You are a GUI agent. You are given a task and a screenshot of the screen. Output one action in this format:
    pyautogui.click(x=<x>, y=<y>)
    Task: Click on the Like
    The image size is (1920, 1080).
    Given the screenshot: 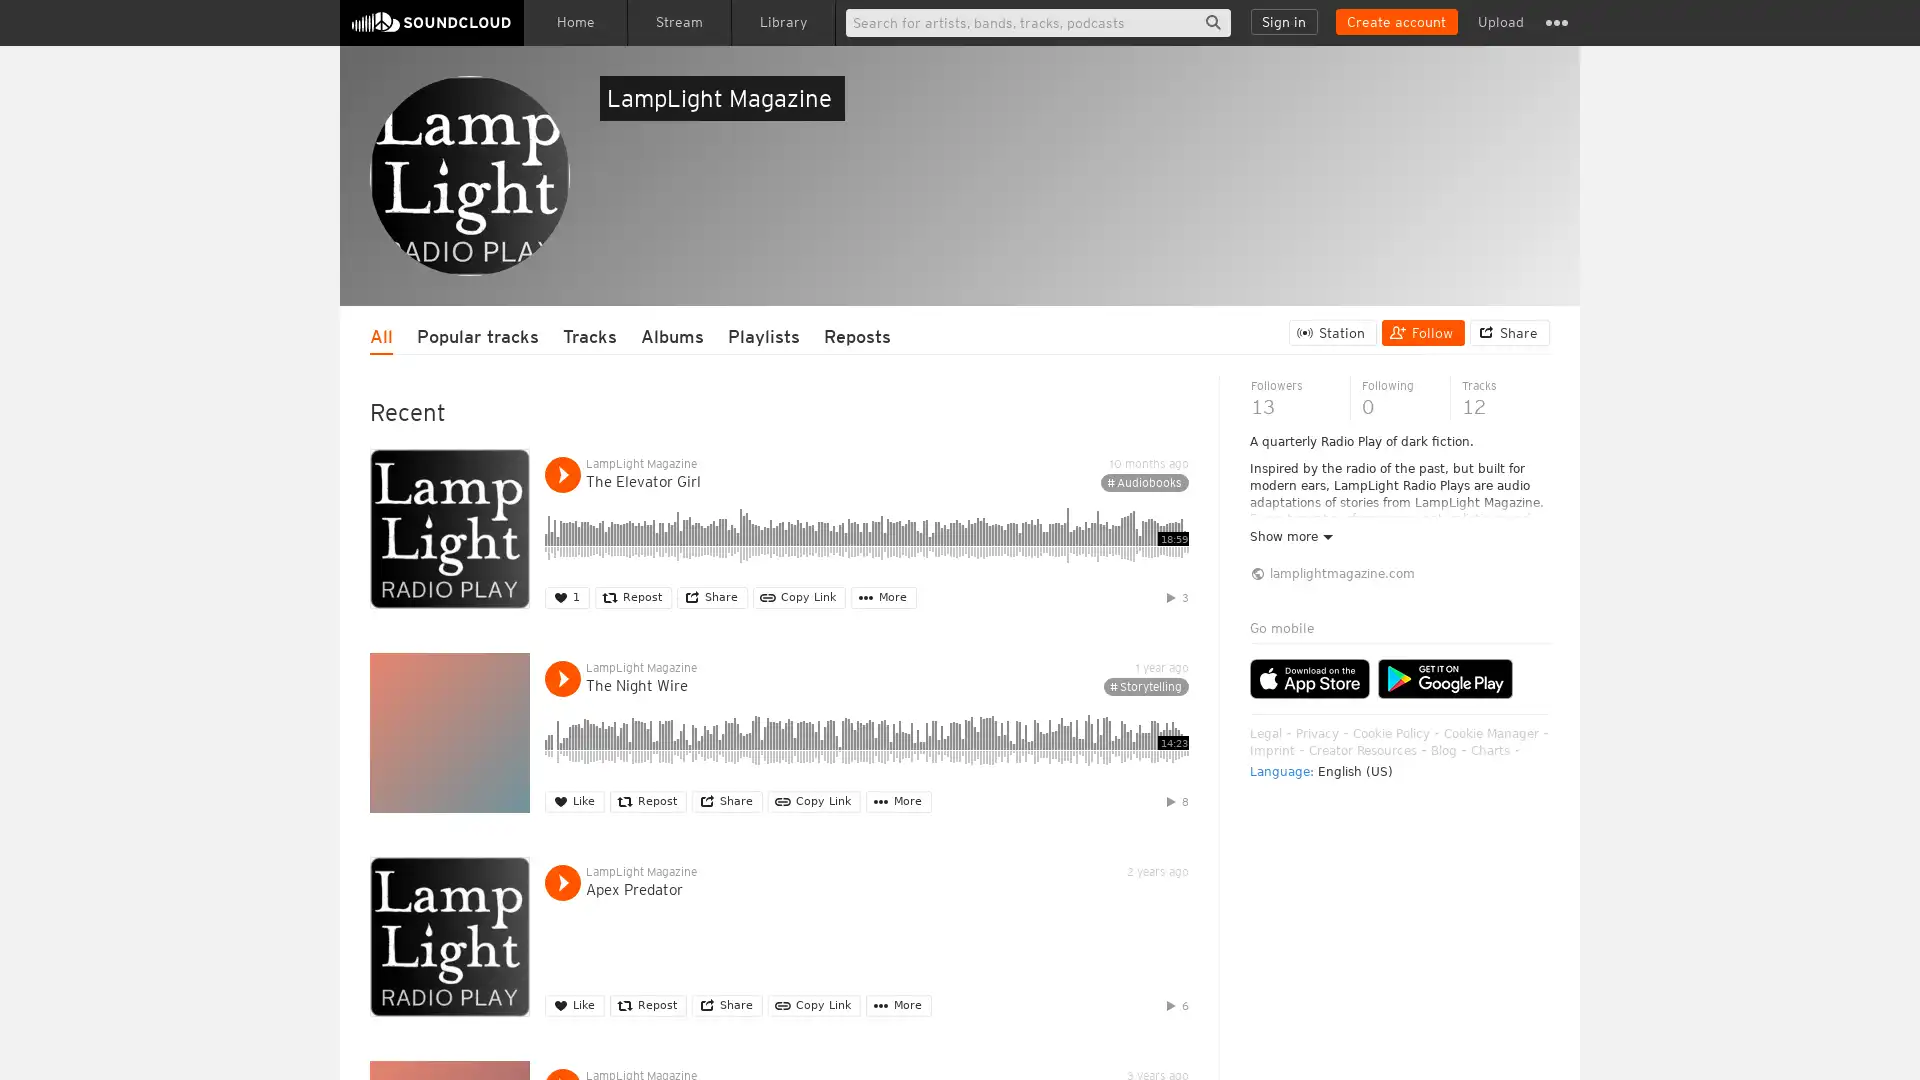 What is the action you would take?
    pyautogui.click(x=566, y=596)
    